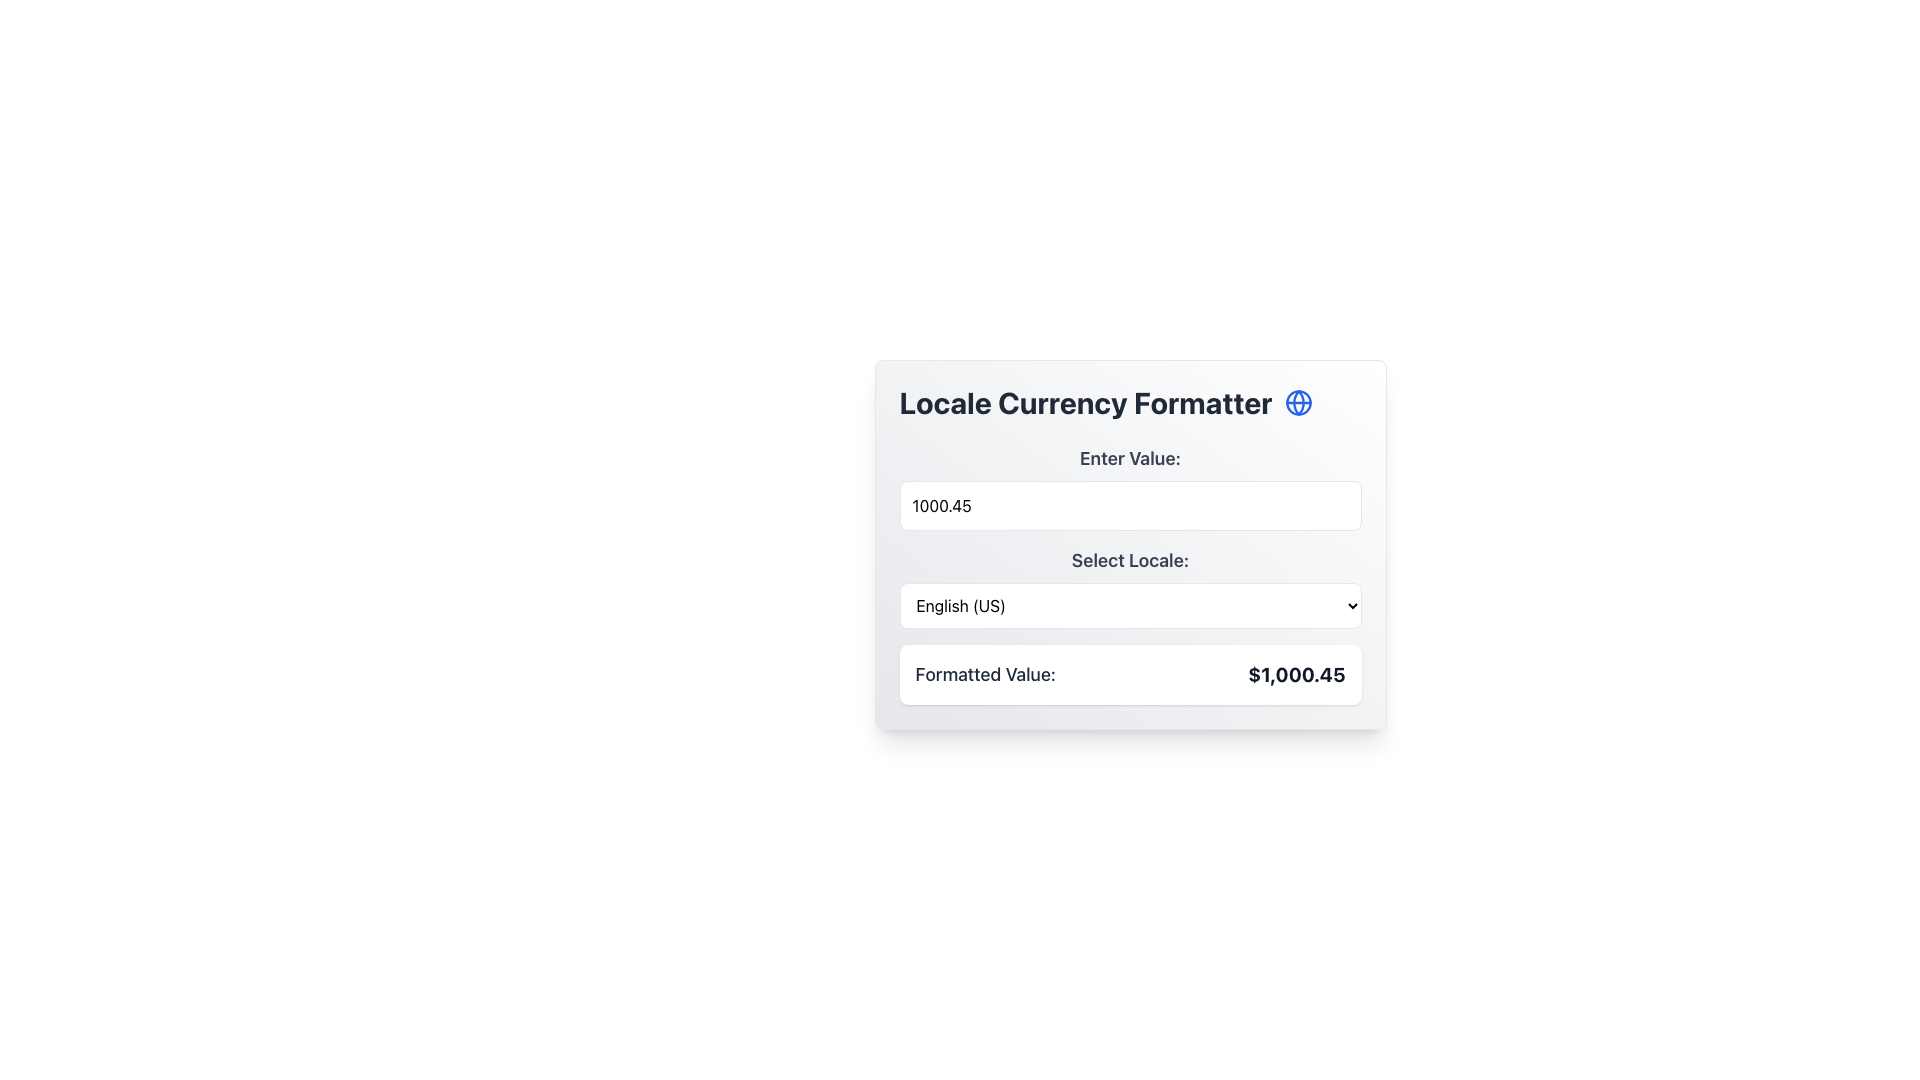 The height and width of the screenshot is (1080, 1920). What do you see at coordinates (1130, 459) in the screenshot?
I see `the descriptive Text Label that instructs users to enter a numerical value, located at the top-center of the section above the numeric input field` at bounding box center [1130, 459].